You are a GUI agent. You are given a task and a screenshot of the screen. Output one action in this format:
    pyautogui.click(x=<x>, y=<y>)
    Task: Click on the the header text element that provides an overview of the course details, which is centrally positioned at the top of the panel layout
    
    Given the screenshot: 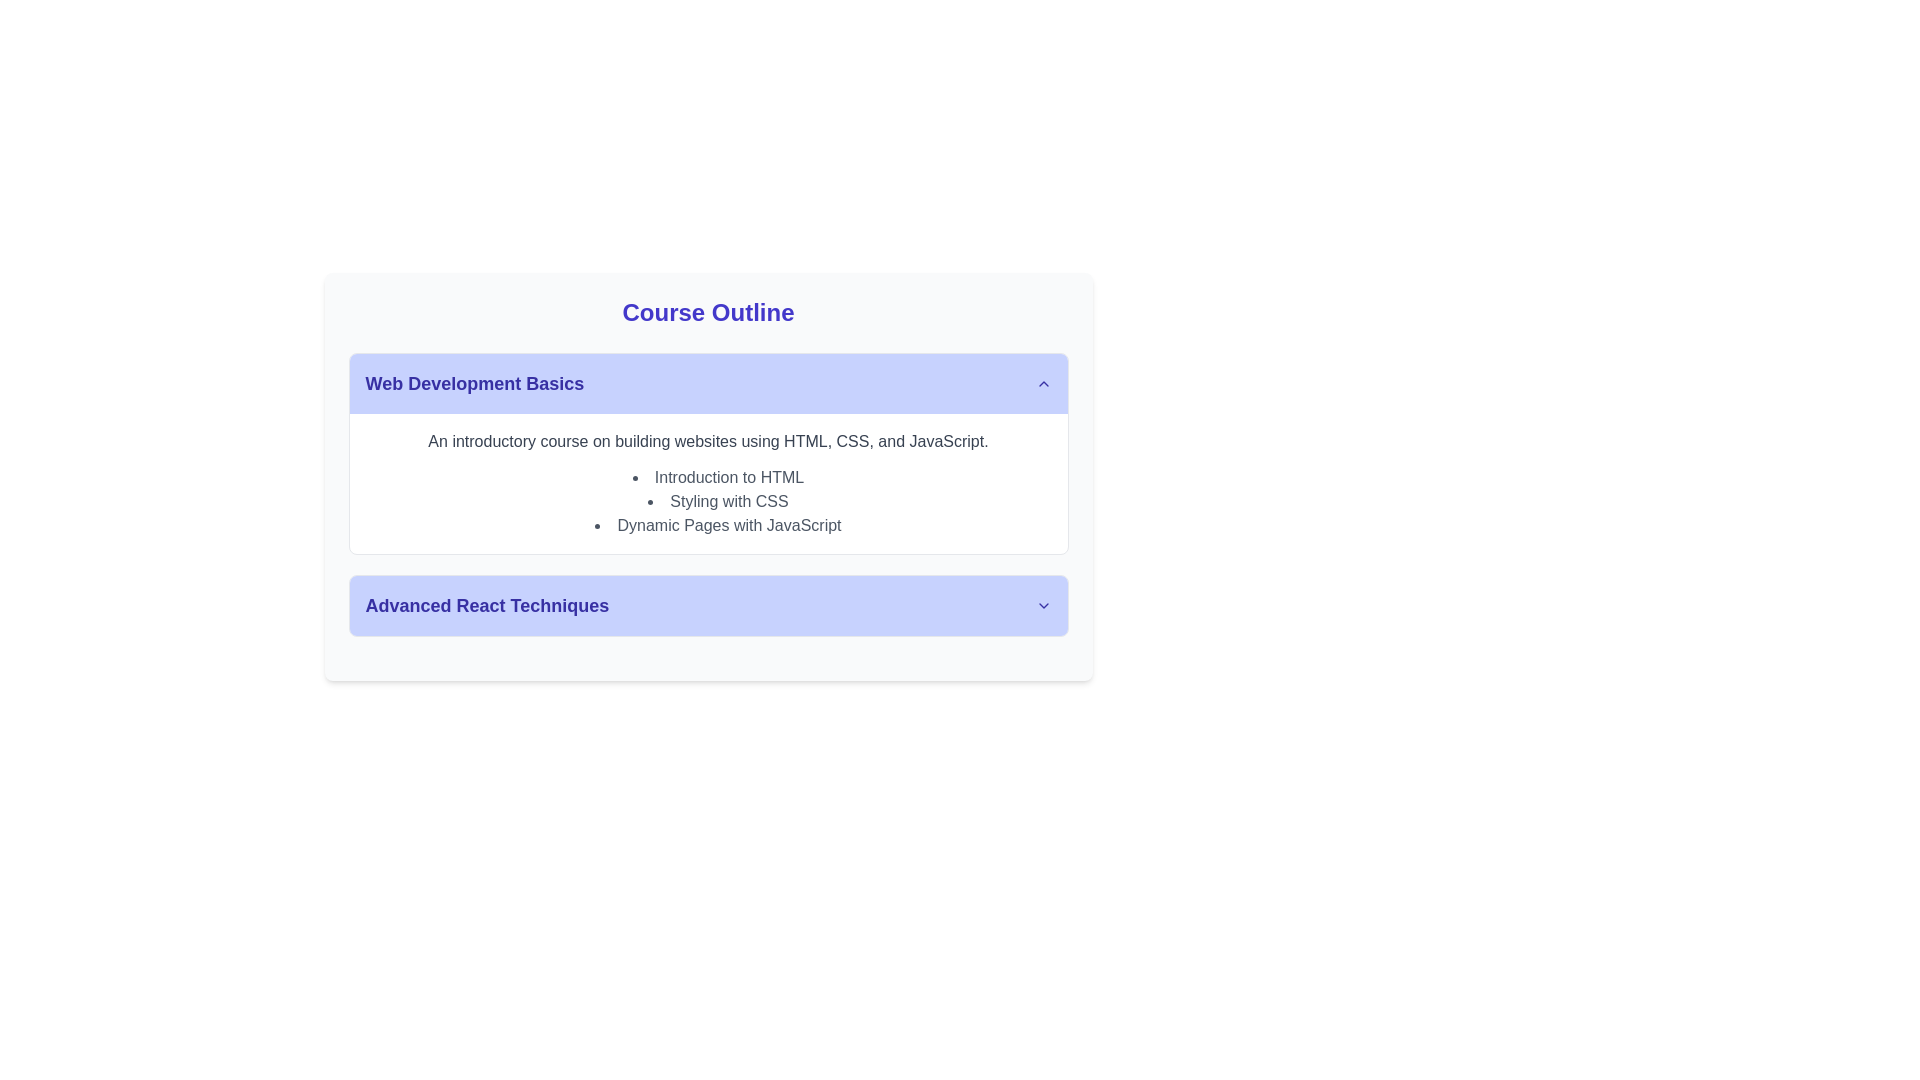 What is the action you would take?
    pyautogui.click(x=708, y=312)
    